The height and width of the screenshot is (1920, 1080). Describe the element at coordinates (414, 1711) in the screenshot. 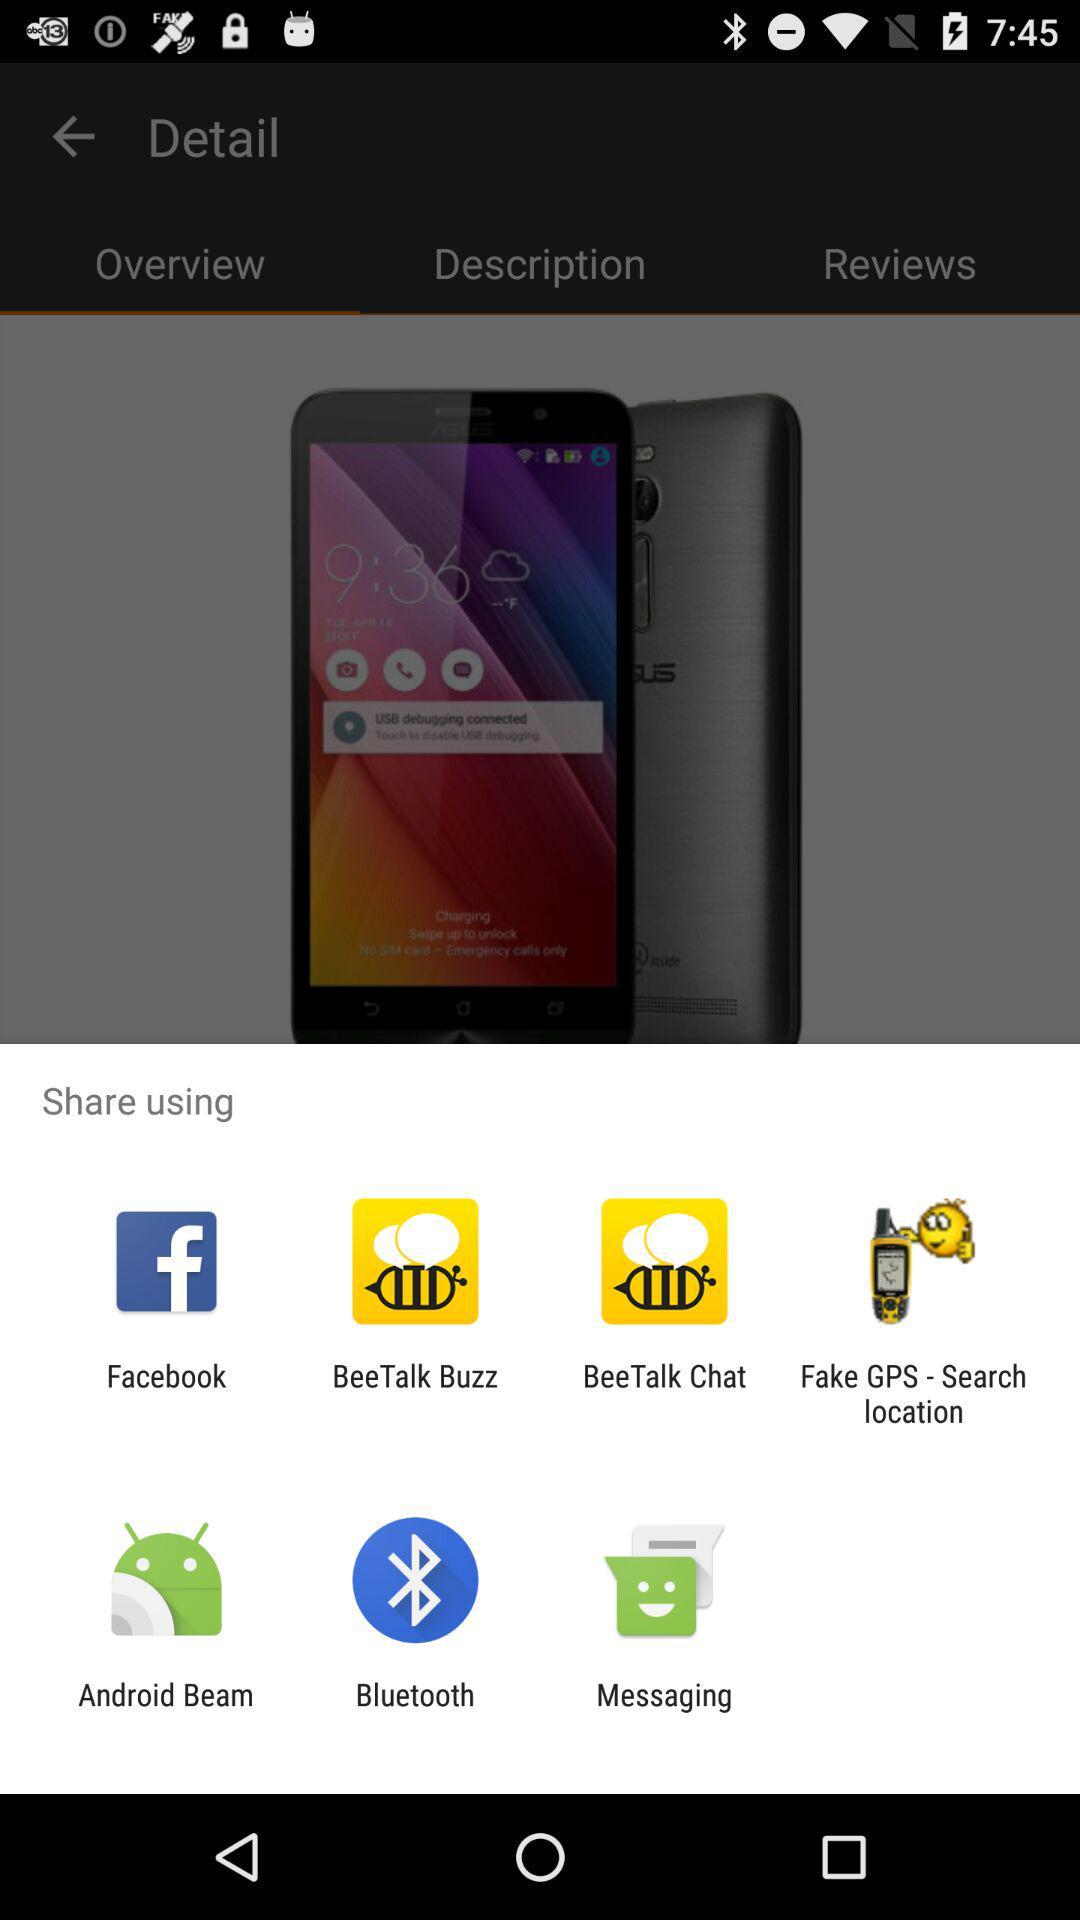

I see `icon next to the messaging icon` at that location.